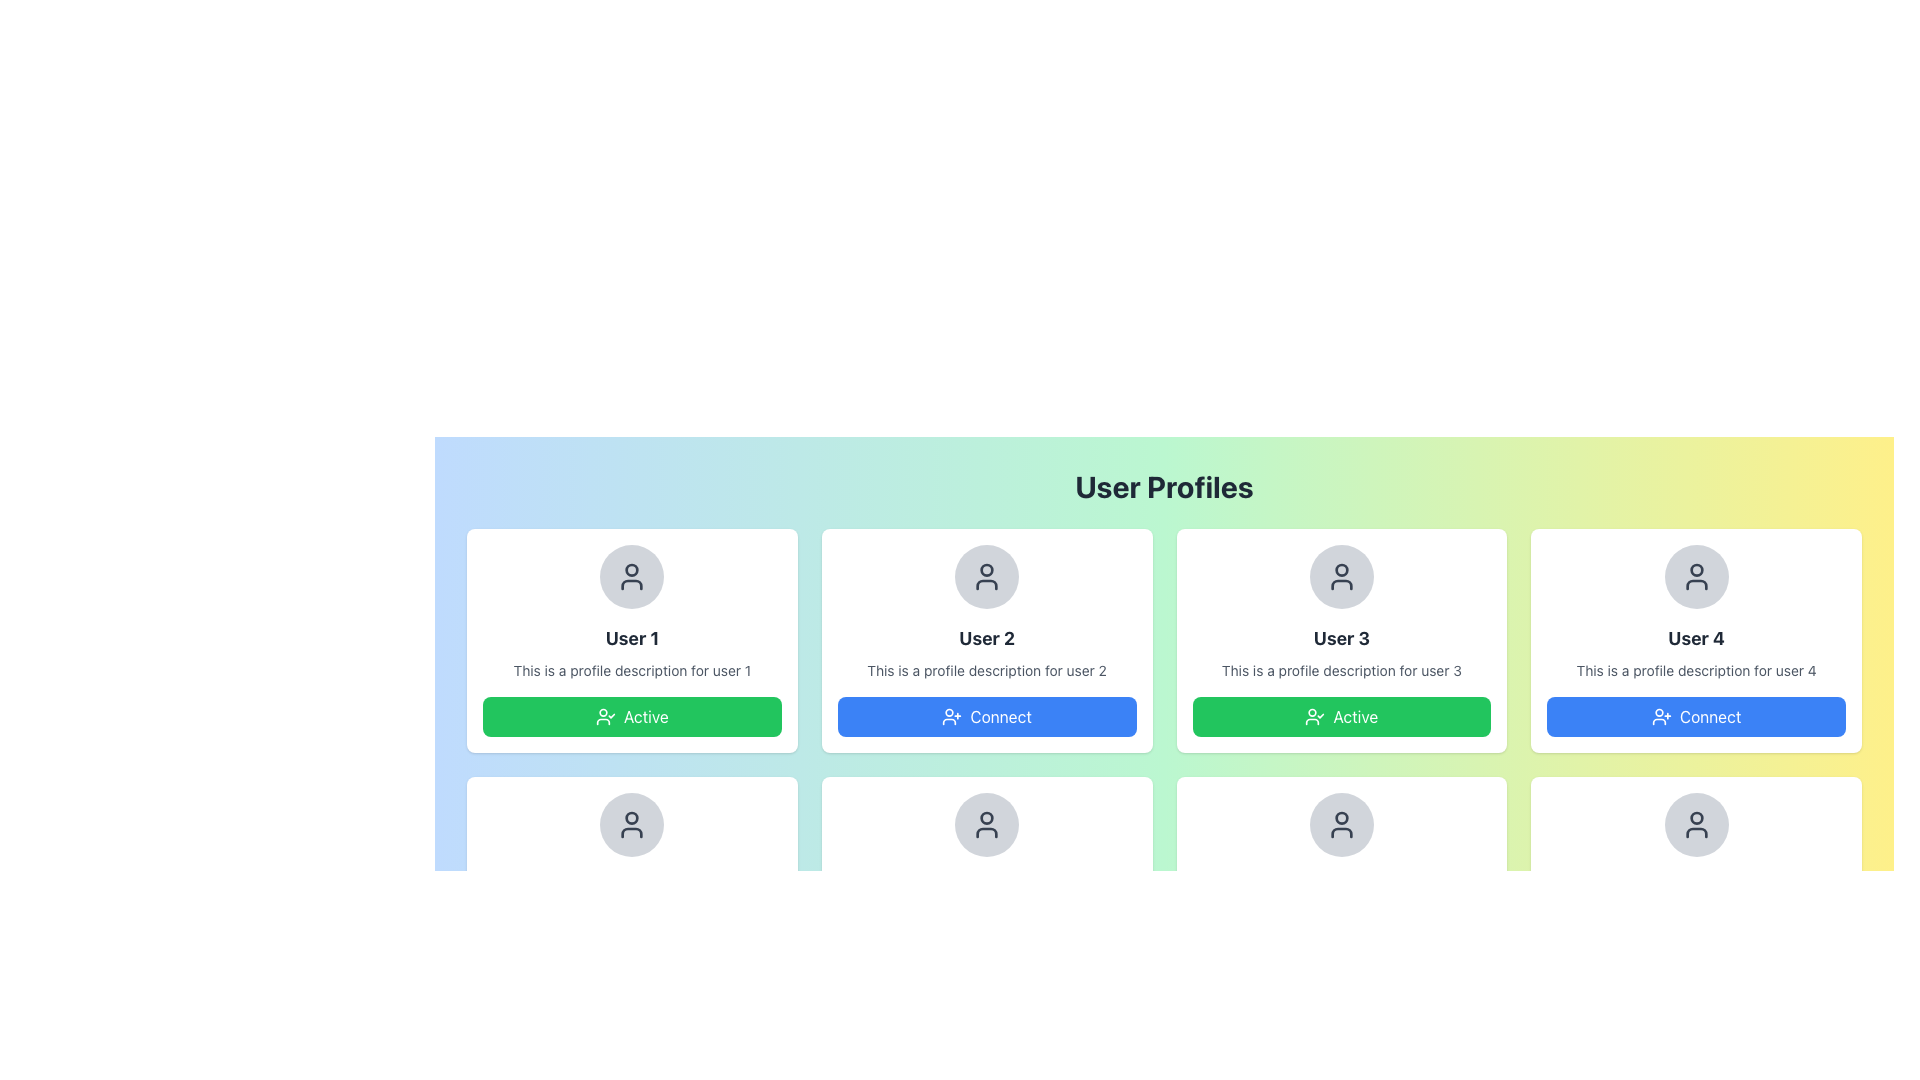 This screenshot has height=1080, width=1920. Describe the element at coordinates (1341, 640) in the screenshot. I see `the Profile Card displaying User 3's summary, located in the first row and third position from the left` at that location.